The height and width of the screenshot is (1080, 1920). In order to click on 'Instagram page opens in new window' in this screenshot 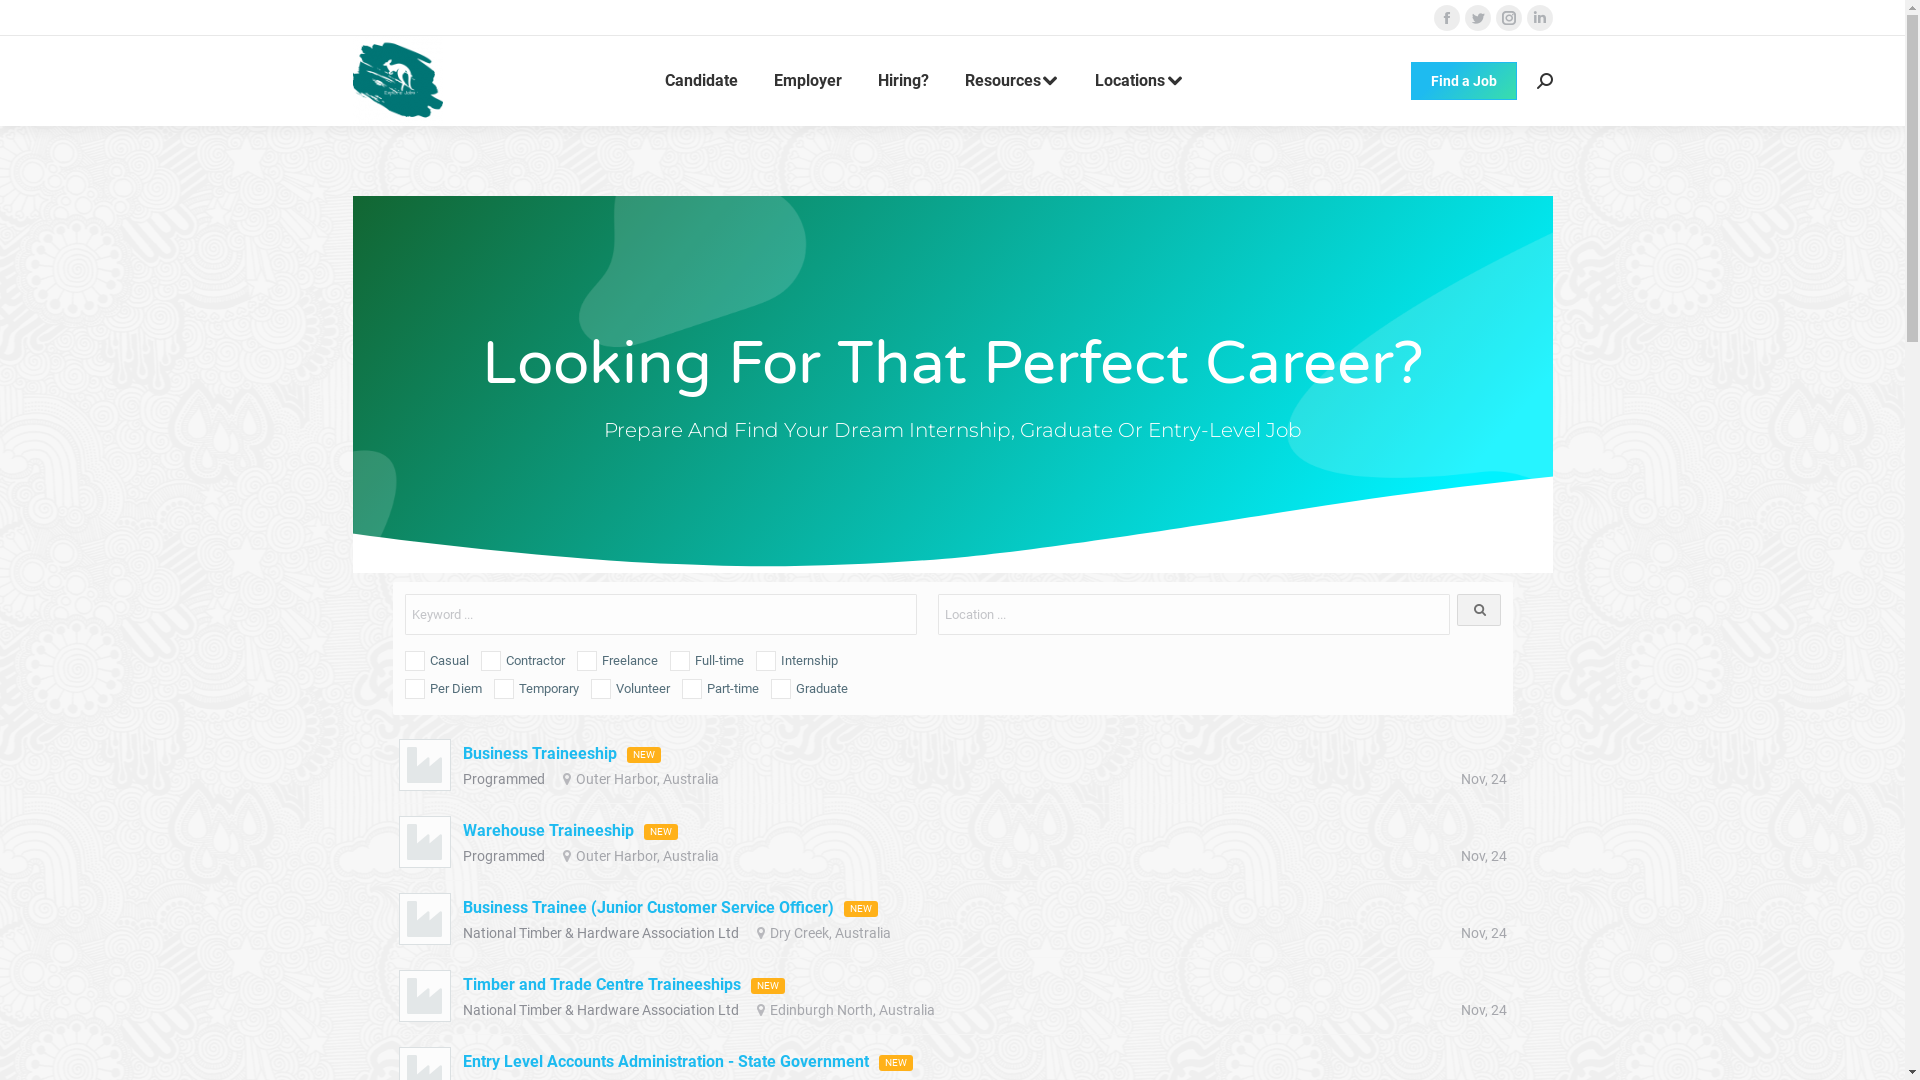, I will do `click(1508, 18)`.